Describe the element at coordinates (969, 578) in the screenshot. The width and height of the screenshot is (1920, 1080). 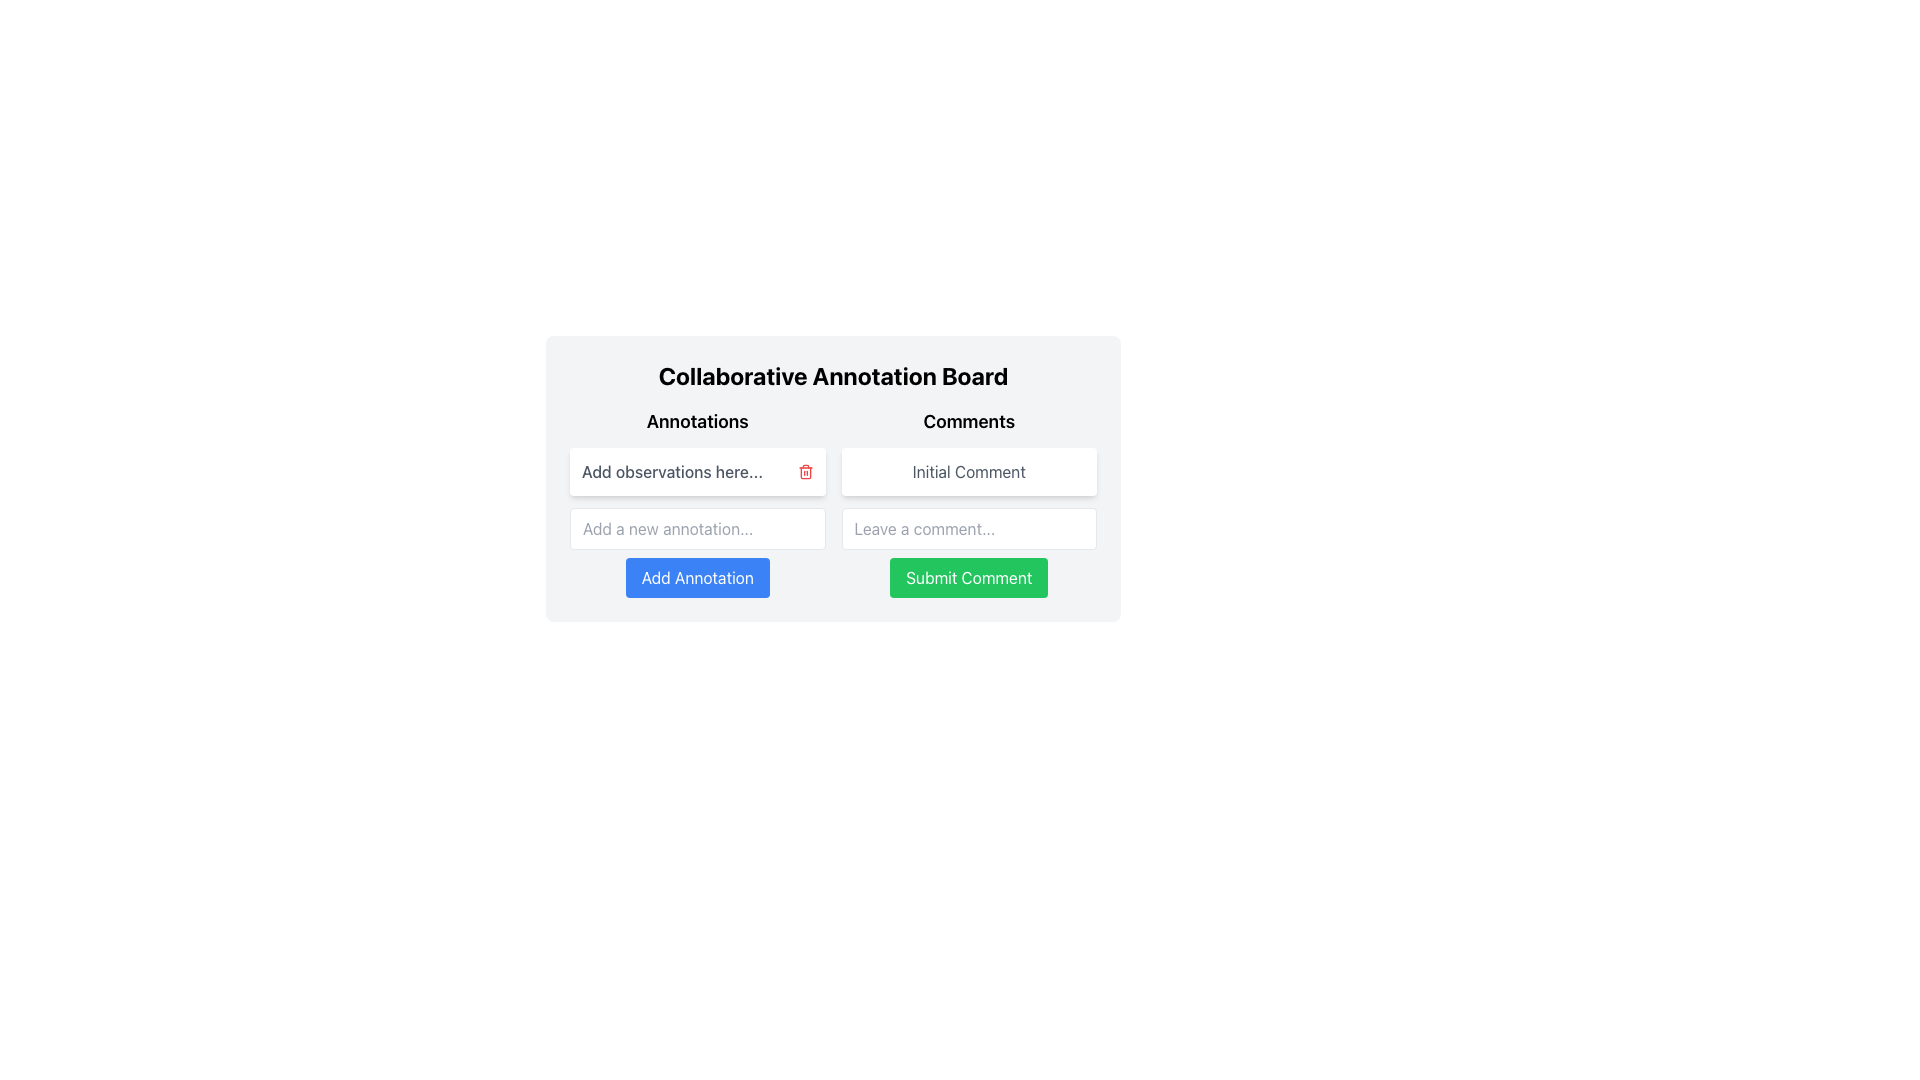
I see `the green 'Submit Comment' button located in the 'Comments' section below the text input field with the placeholder 'Leave a comment...'` at that location.